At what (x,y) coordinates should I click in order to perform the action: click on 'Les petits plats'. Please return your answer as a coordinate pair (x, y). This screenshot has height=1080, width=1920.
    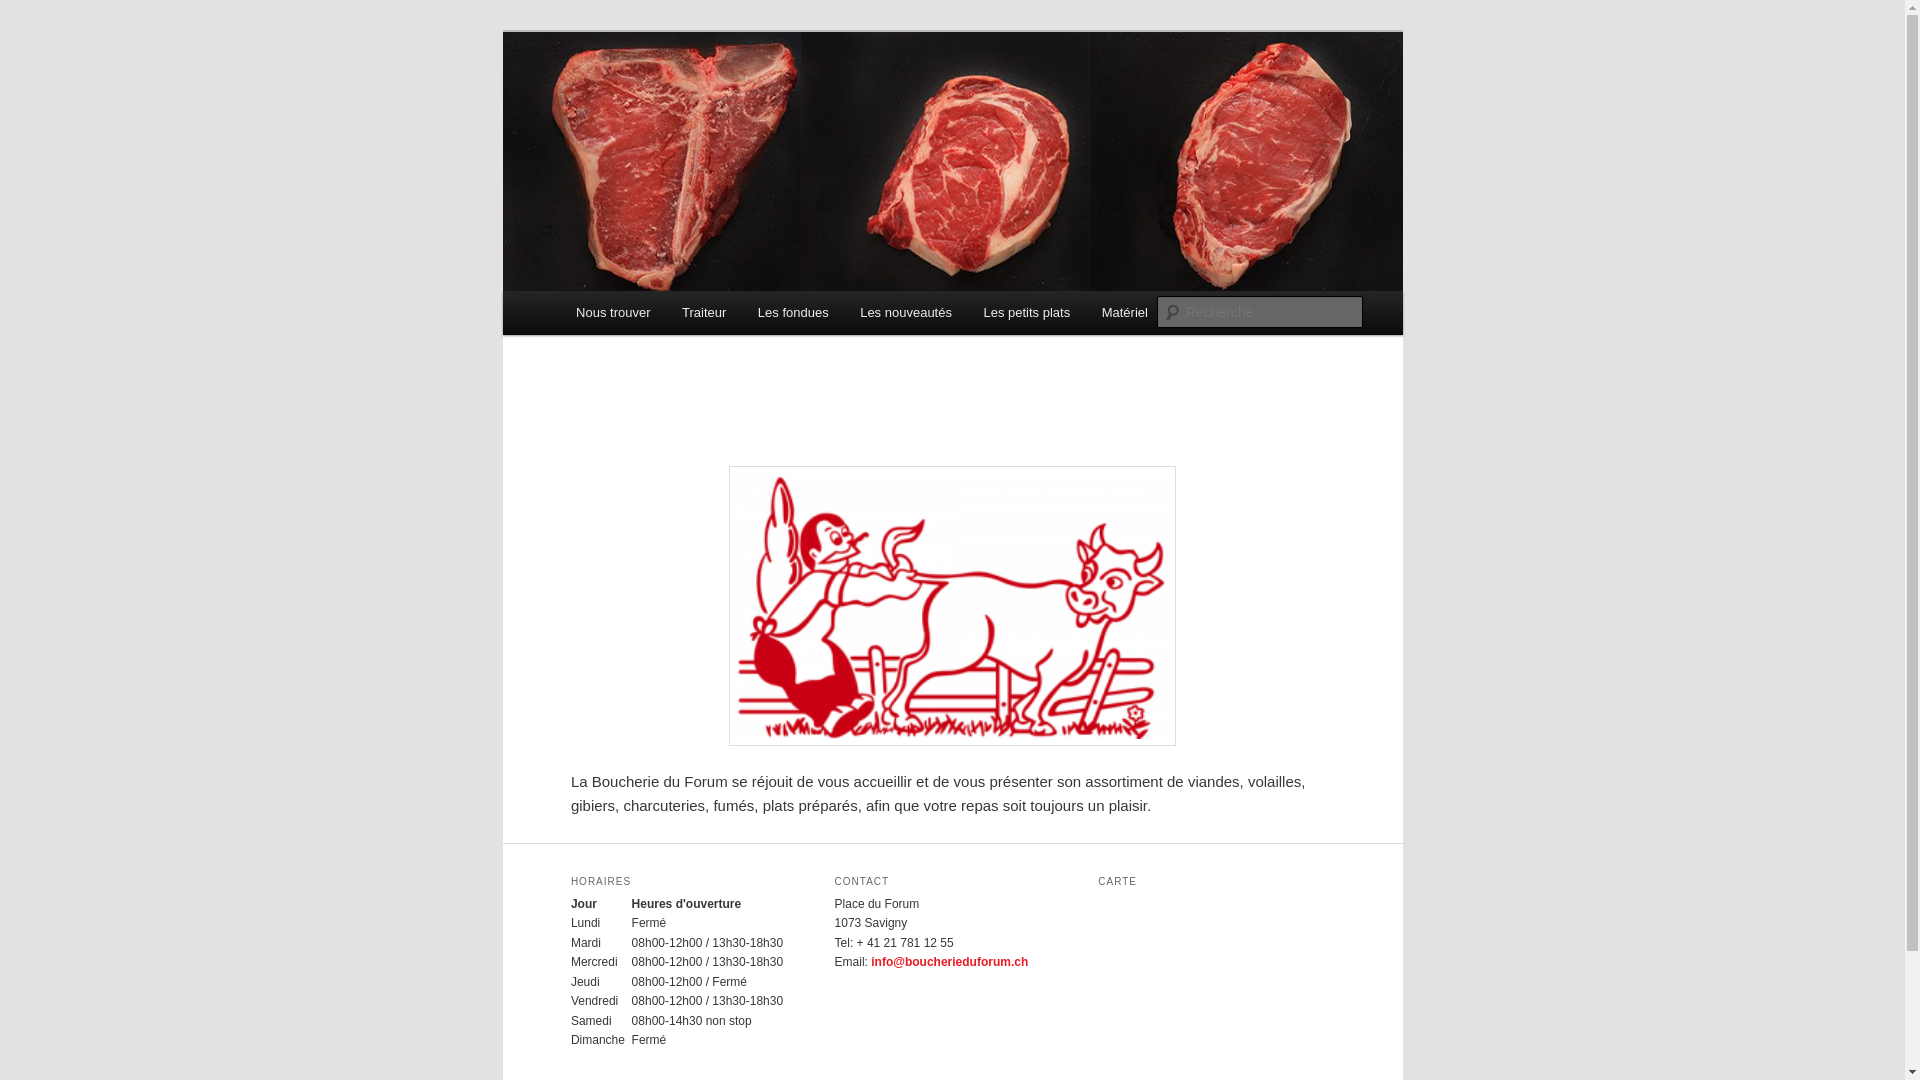
    Looking at the image, I should click on (1027, 312).